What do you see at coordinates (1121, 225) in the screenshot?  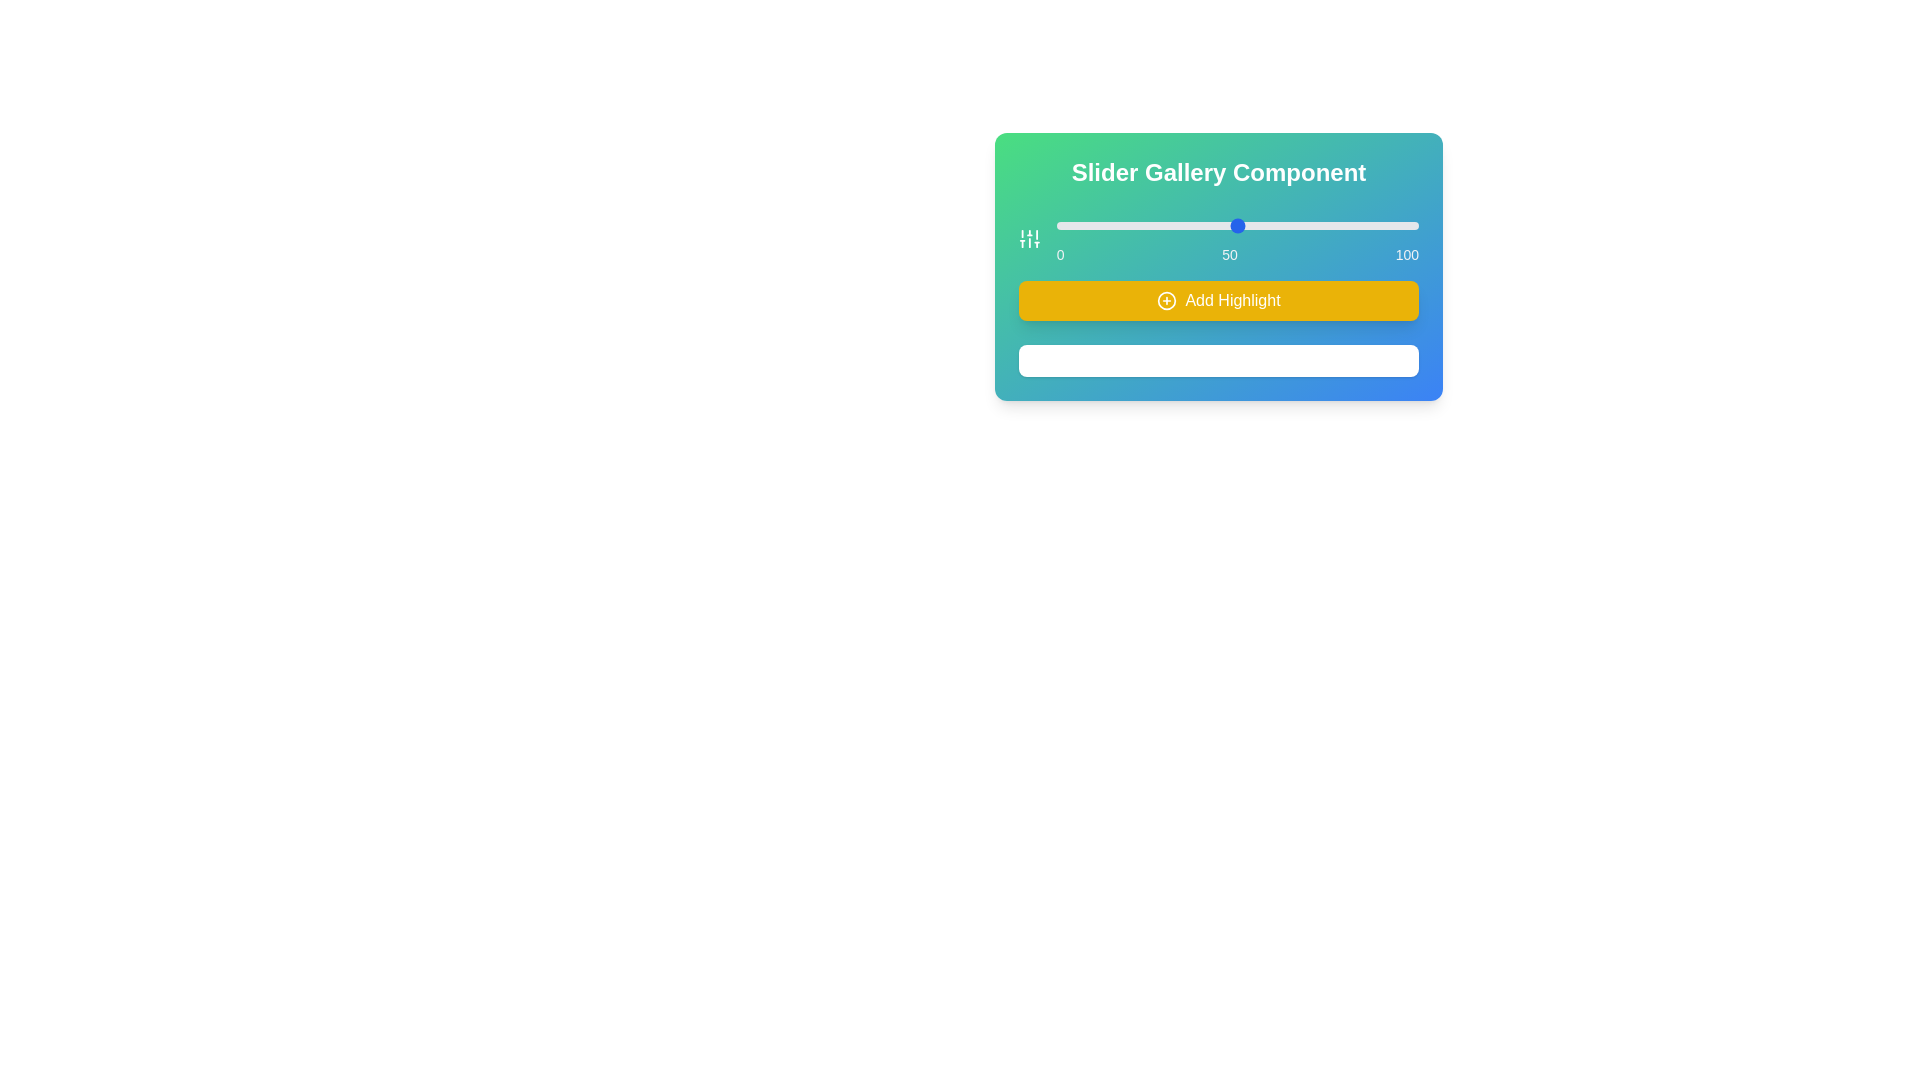 I see `the slider value` at bounding box center [1121, 225].